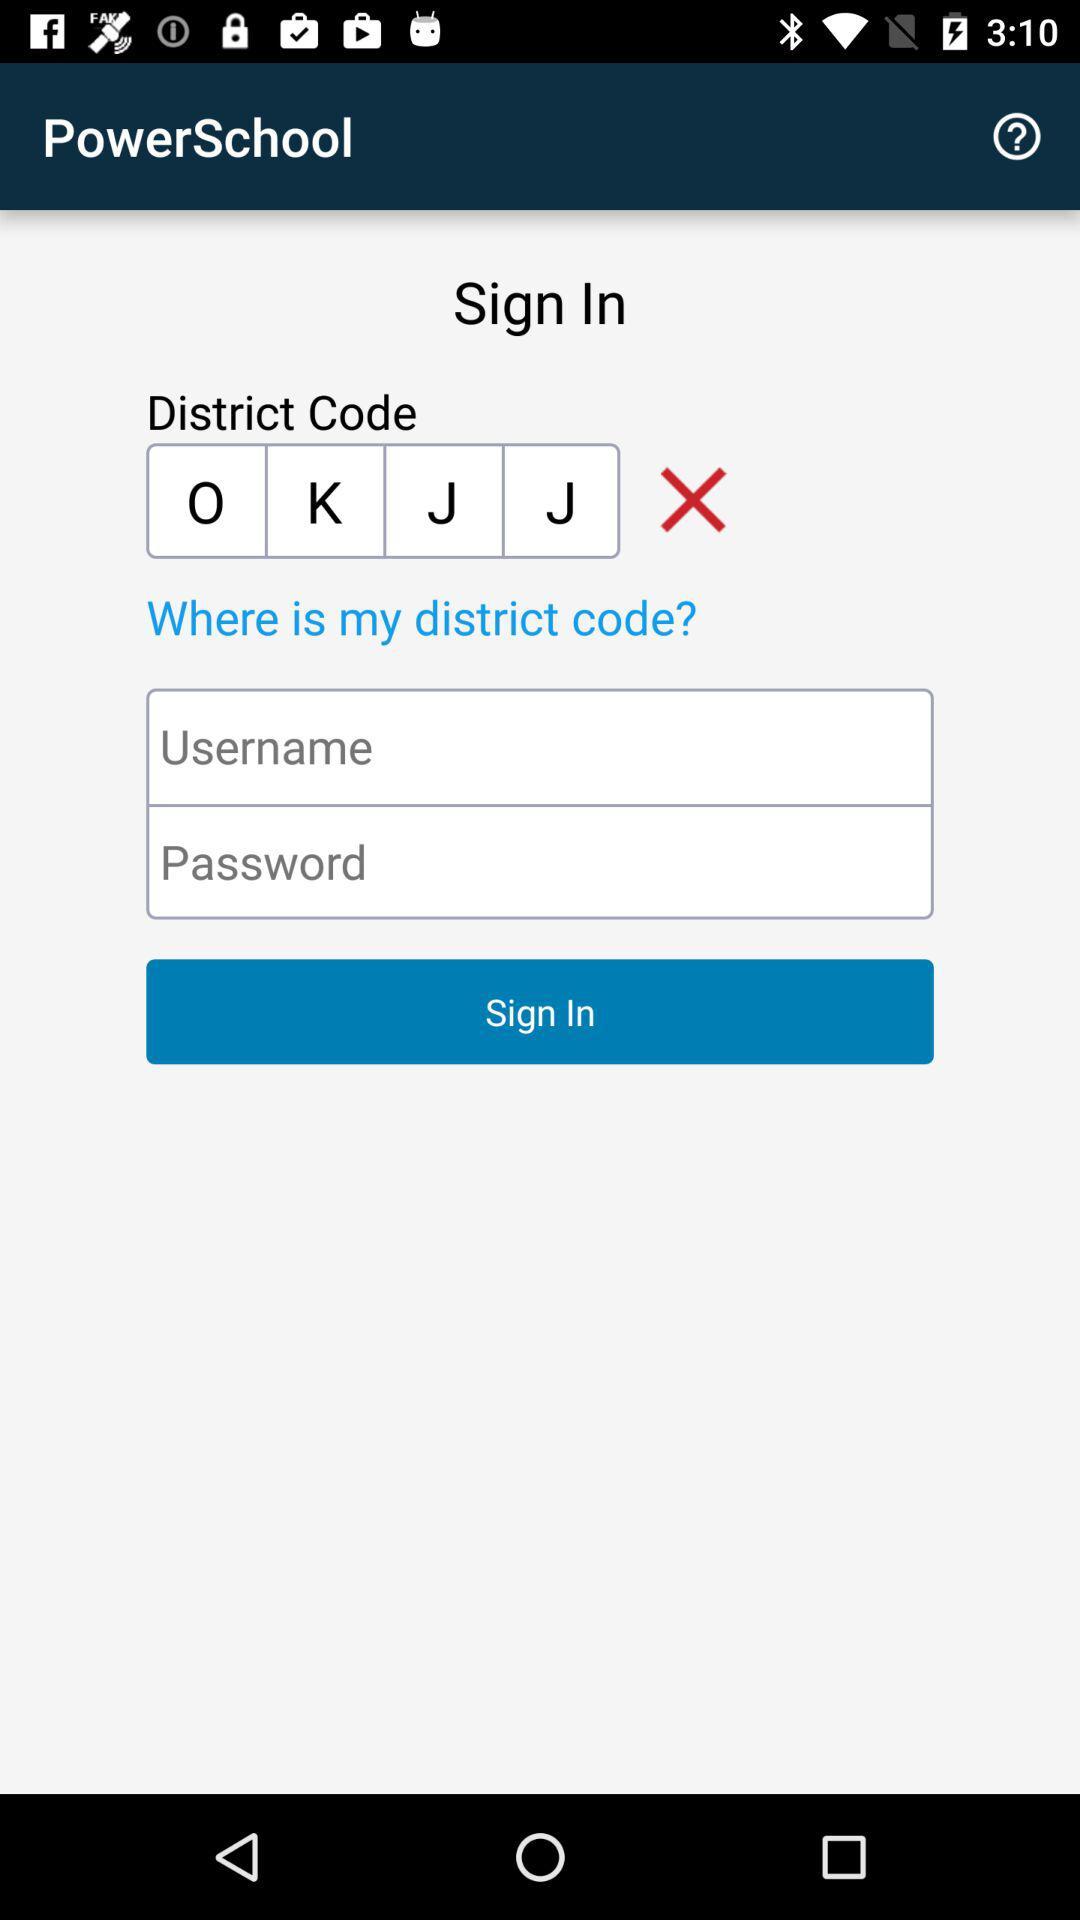 The width and height of the screenshot is (1080, 1920). Describe the element at coordinates (441, 500) in the screenshot. I see `the alphabet beside k` at that location.